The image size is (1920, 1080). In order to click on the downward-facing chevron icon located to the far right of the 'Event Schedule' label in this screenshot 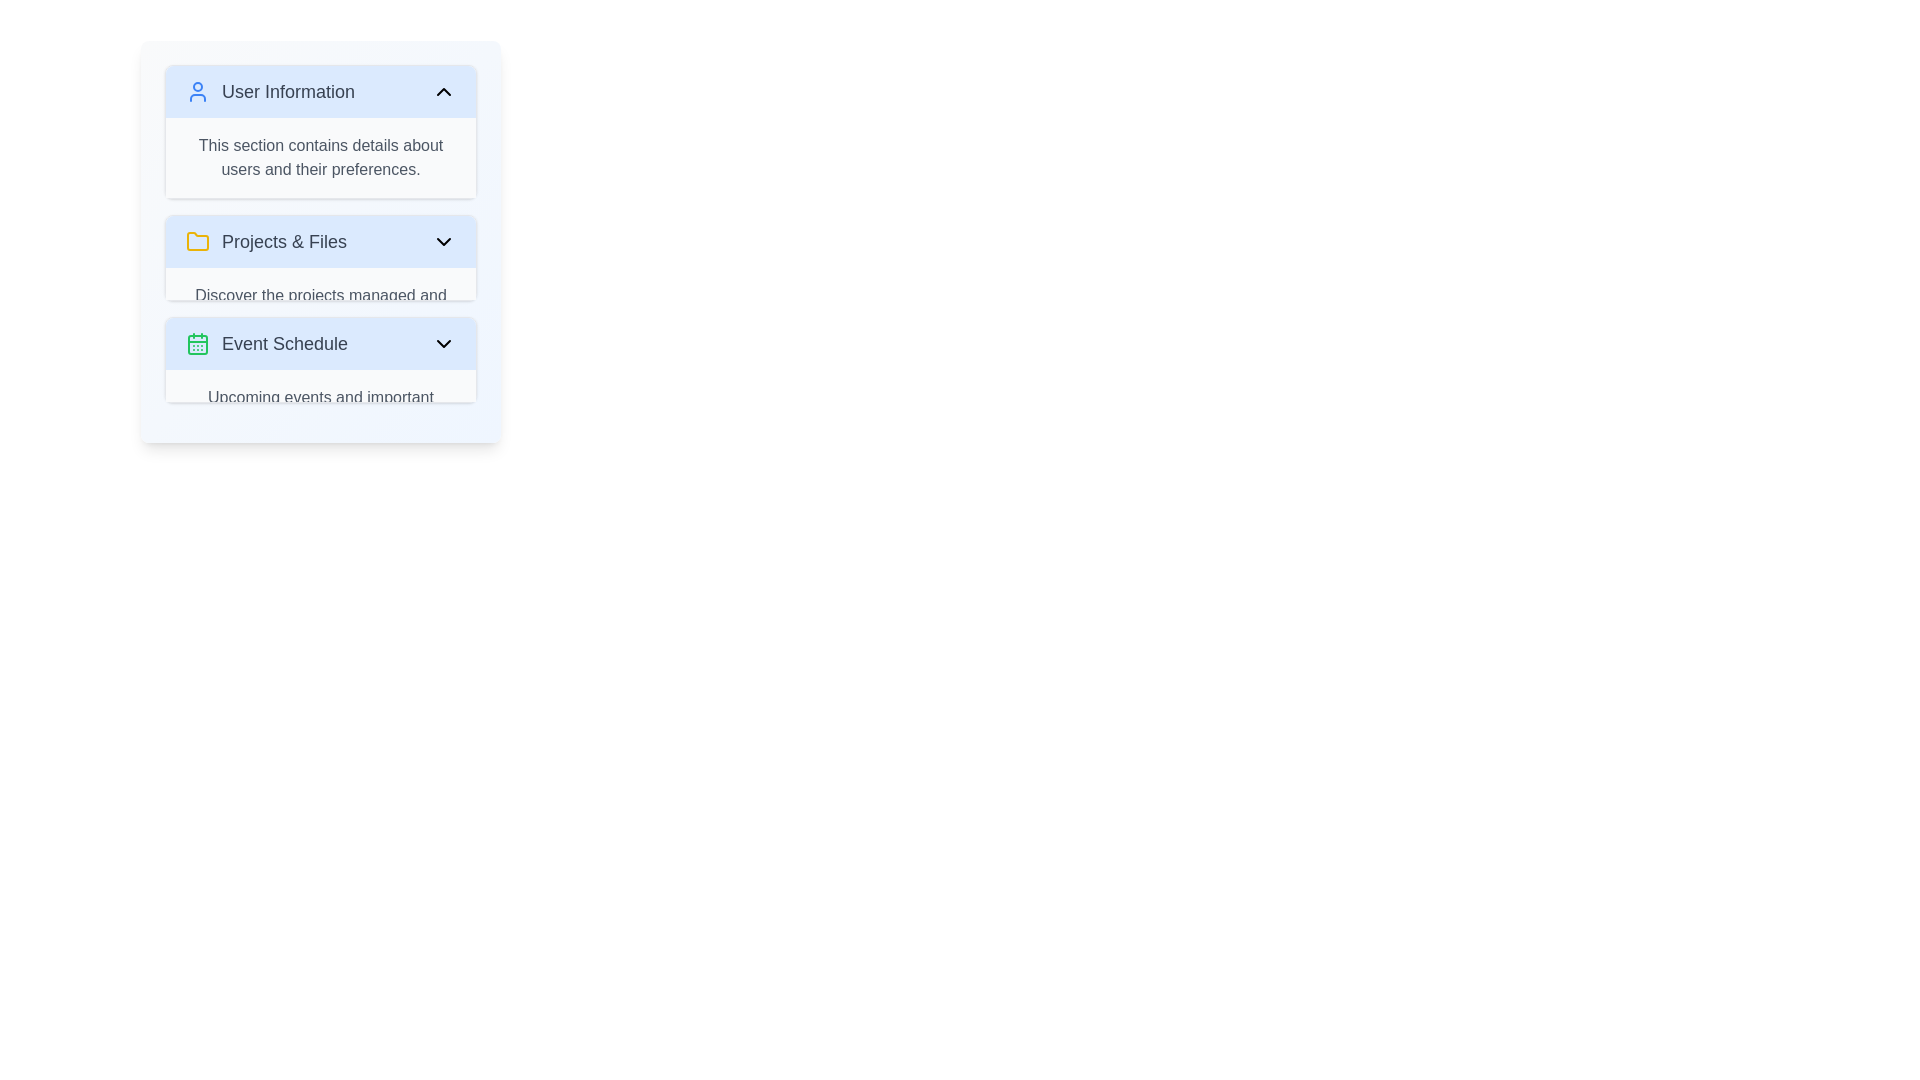, I will do `click(443, 342)`.